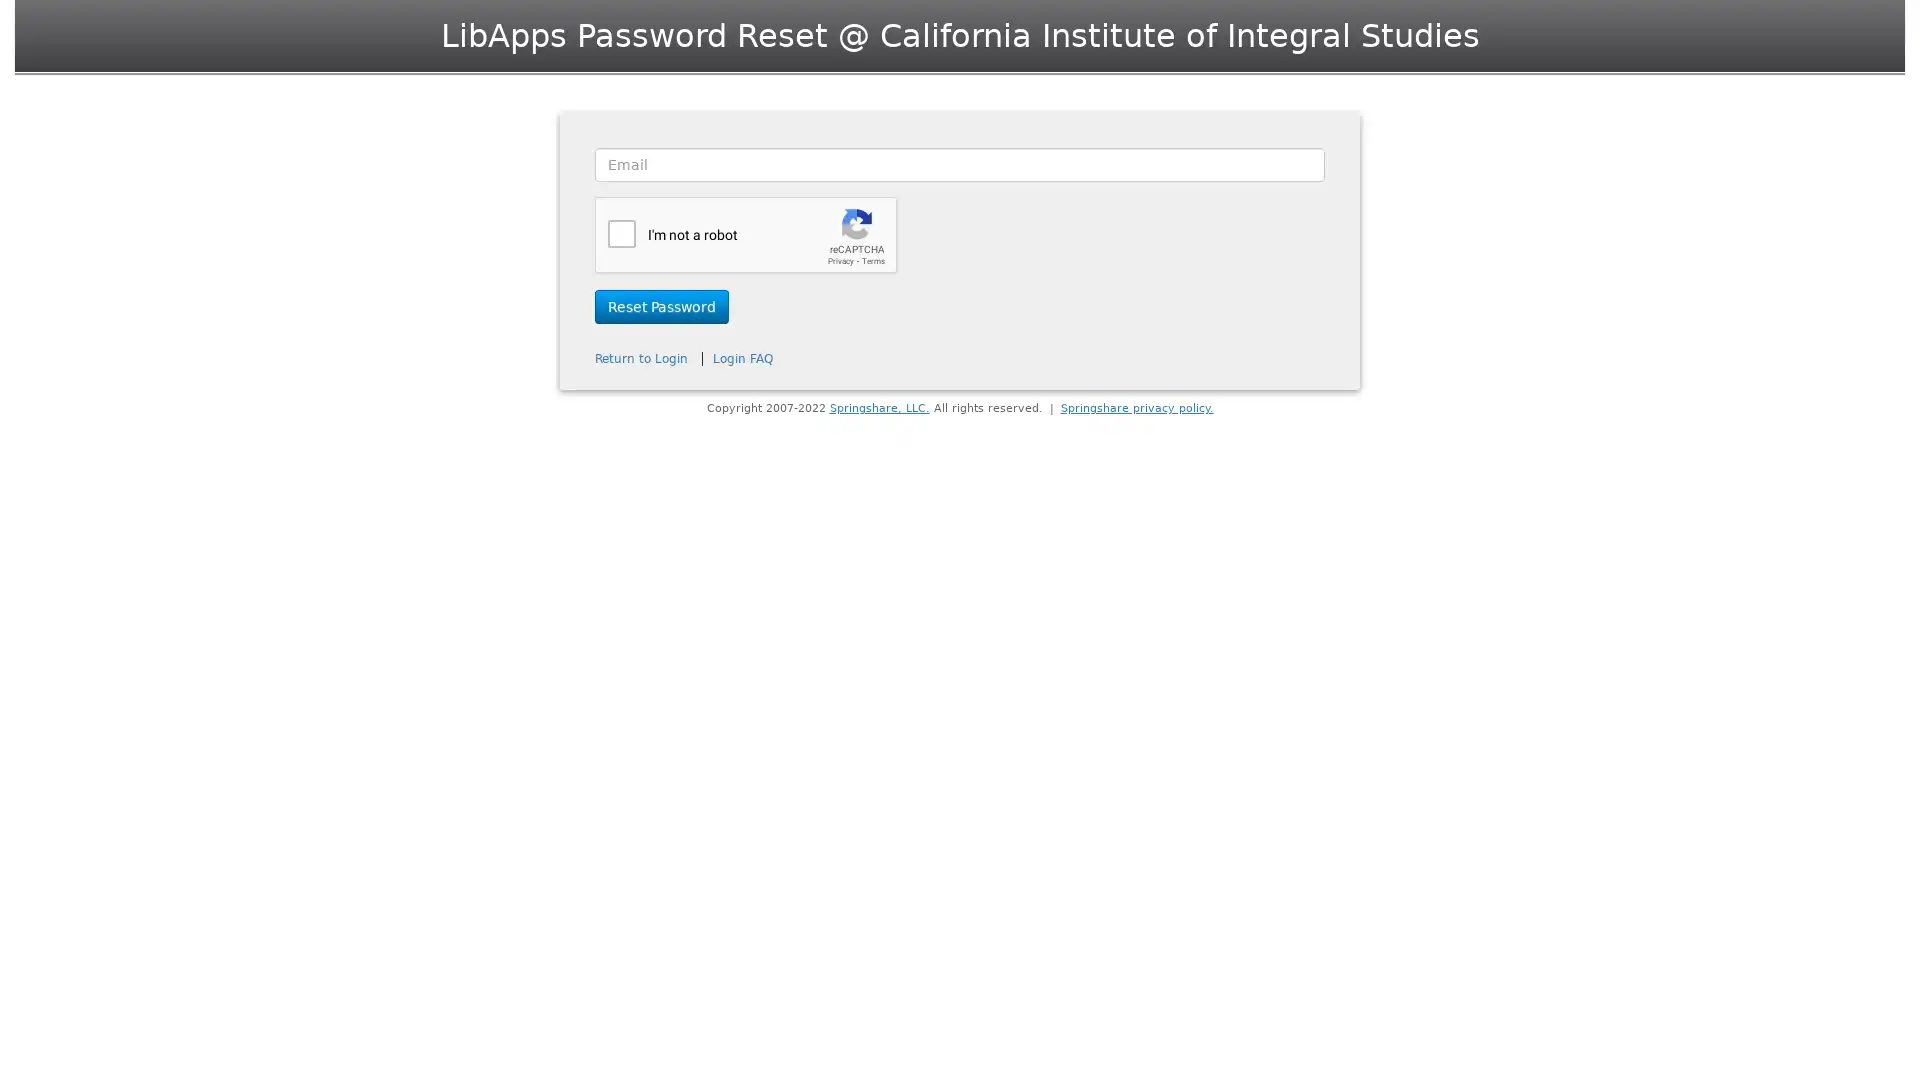 Image resolution: width=1920 pixels, height=1080 pixels. I want to click on Reset Password, so click(662, 307).